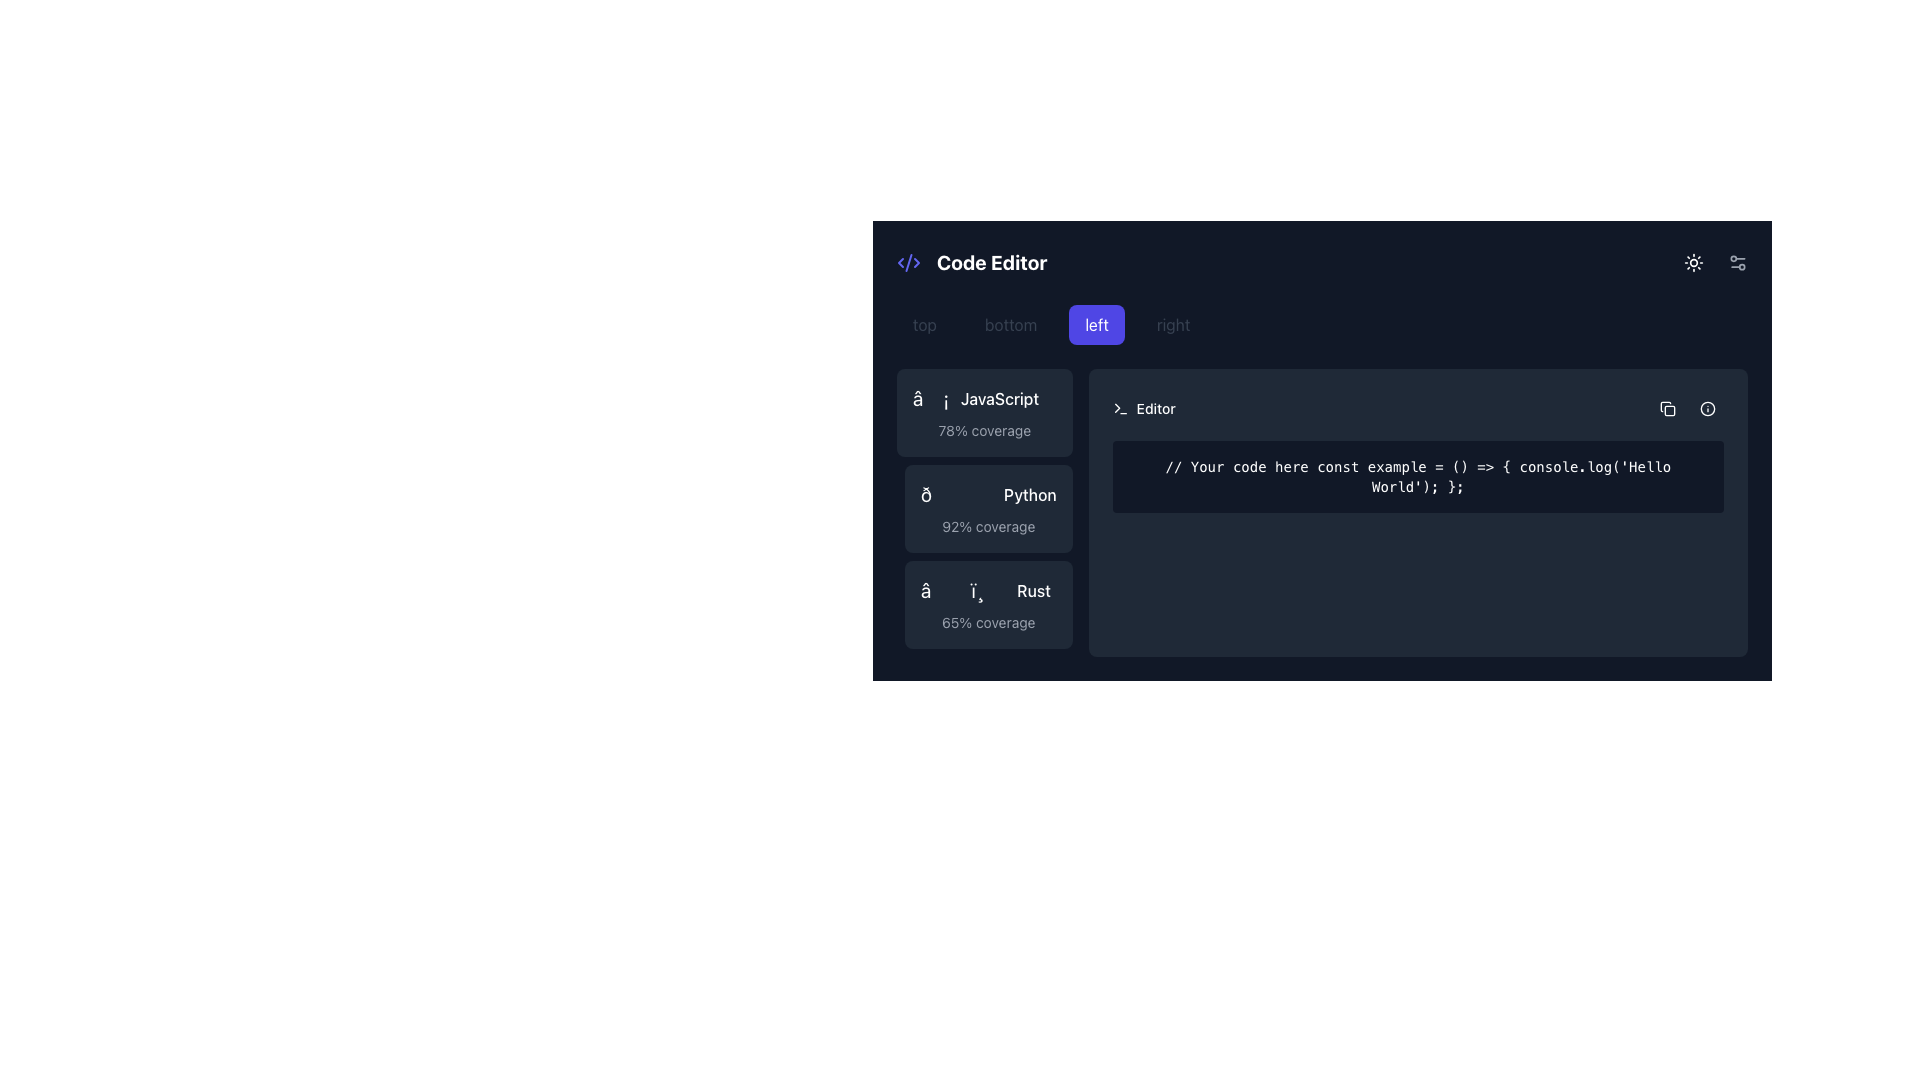 The image size is (1920, 1080). What do you see at coordinates (1668, 407) in the screenshot?
I see `the leftmost square button with a dark background and a 'copy' icon to copy content` at bounding box center [1668, 407].